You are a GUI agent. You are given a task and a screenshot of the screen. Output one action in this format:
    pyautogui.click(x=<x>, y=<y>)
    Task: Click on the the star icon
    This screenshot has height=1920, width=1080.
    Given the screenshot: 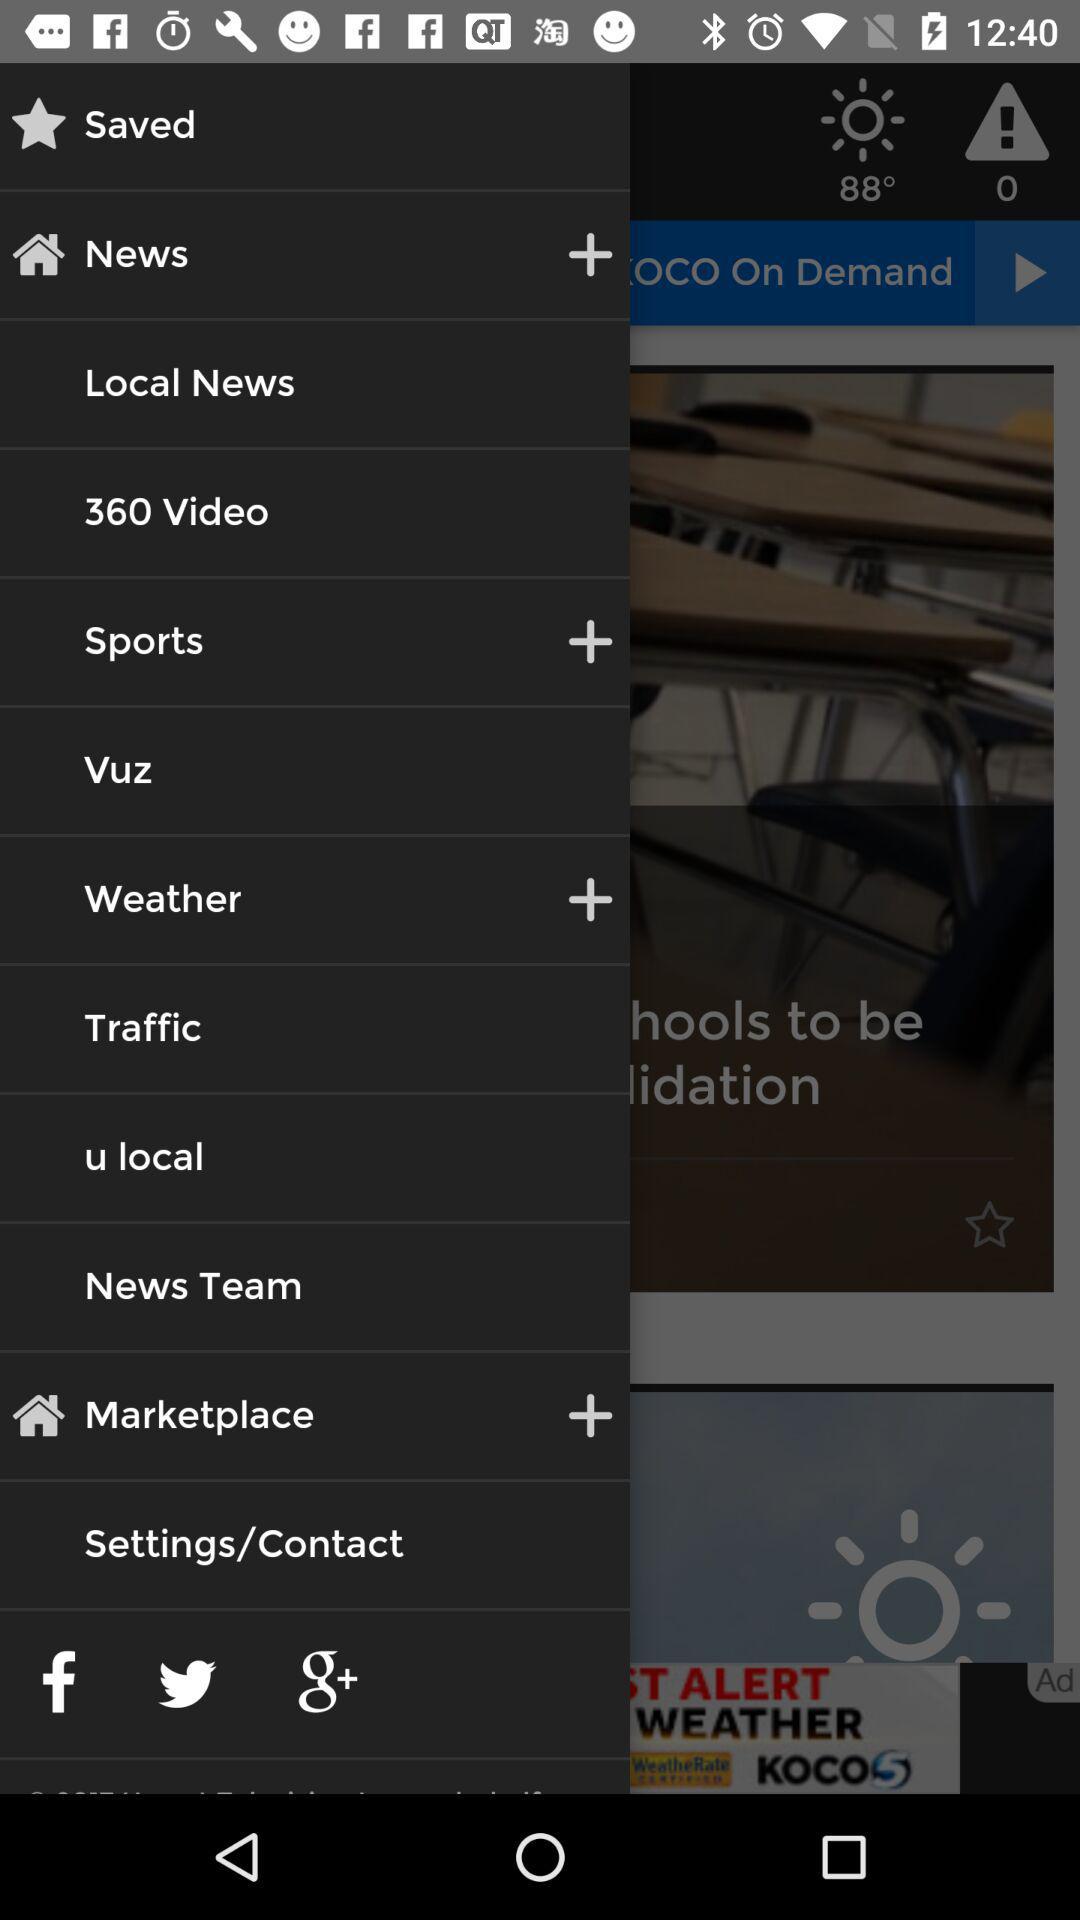 What is the action you would take?
    pyautogui.click(x=72, y=135)
    